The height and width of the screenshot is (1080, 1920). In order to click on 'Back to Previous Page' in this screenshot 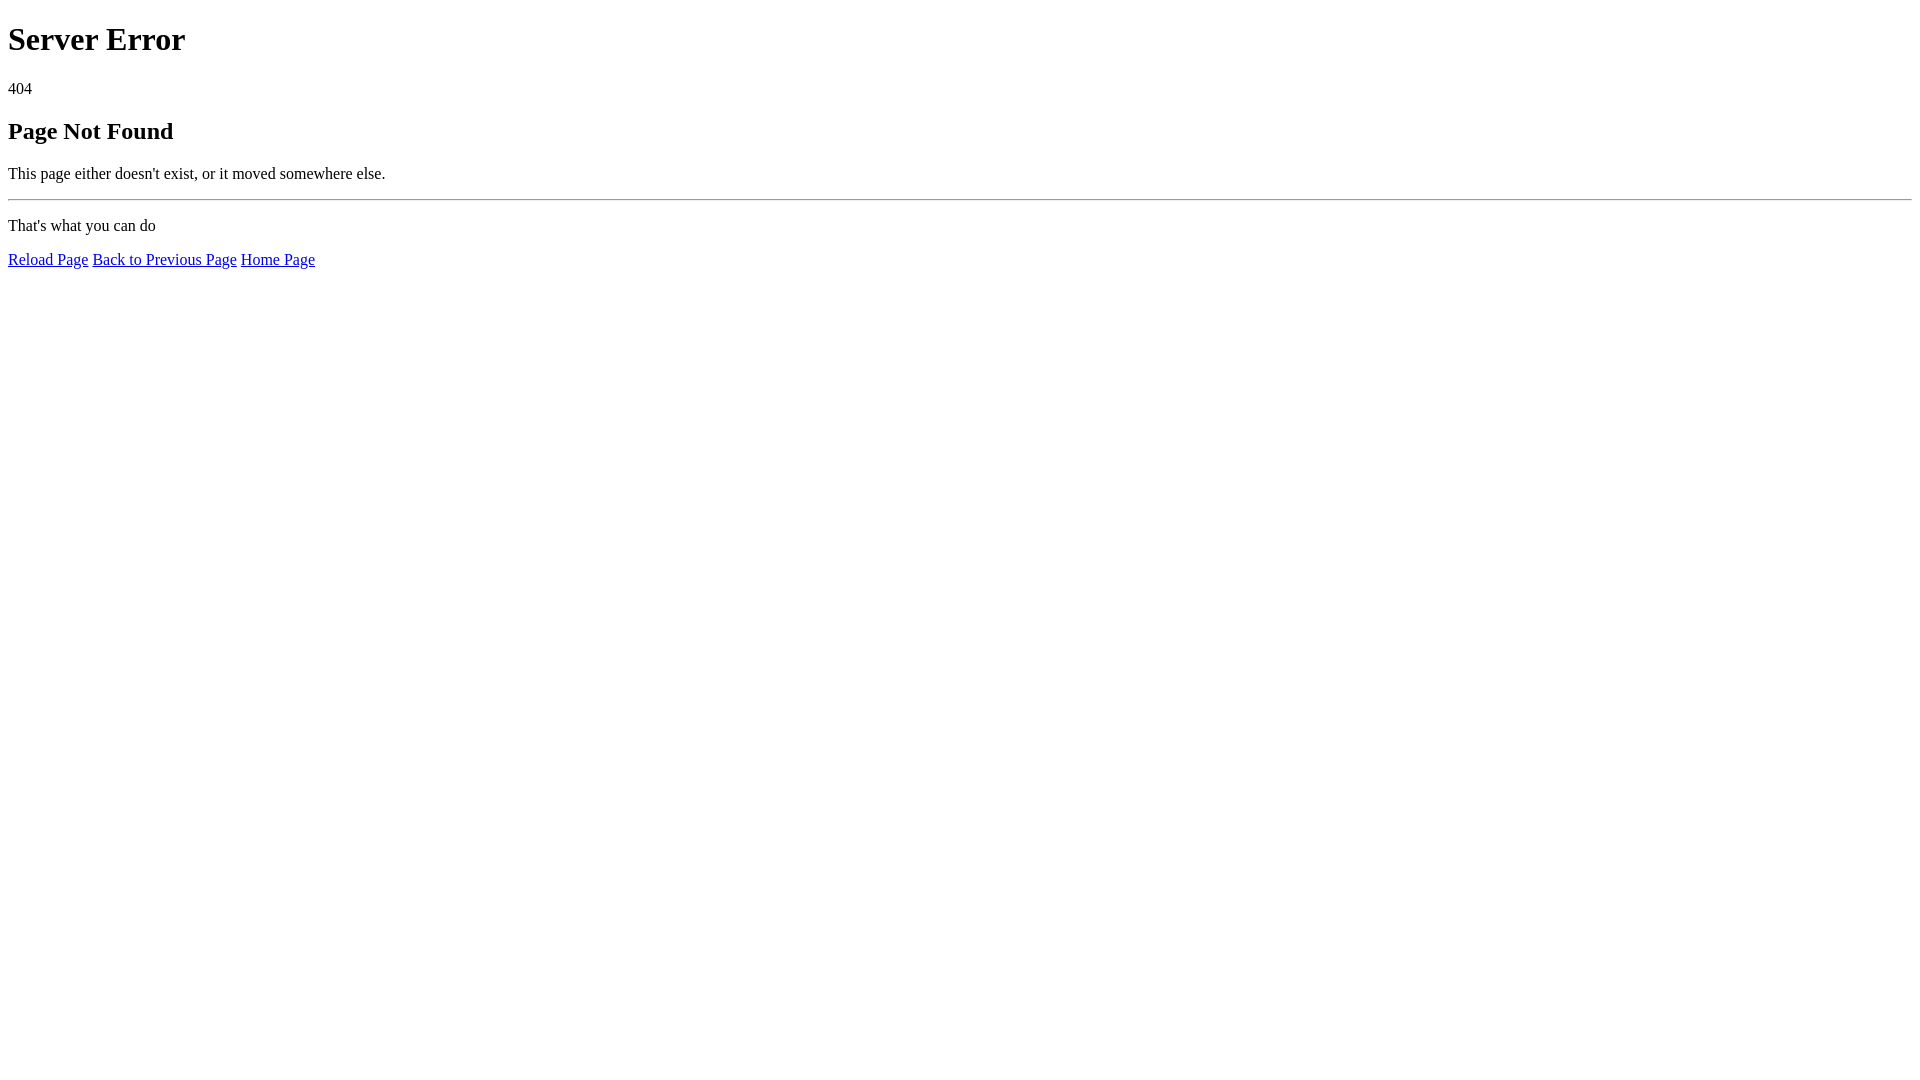, I will do `click(163, 258)`.